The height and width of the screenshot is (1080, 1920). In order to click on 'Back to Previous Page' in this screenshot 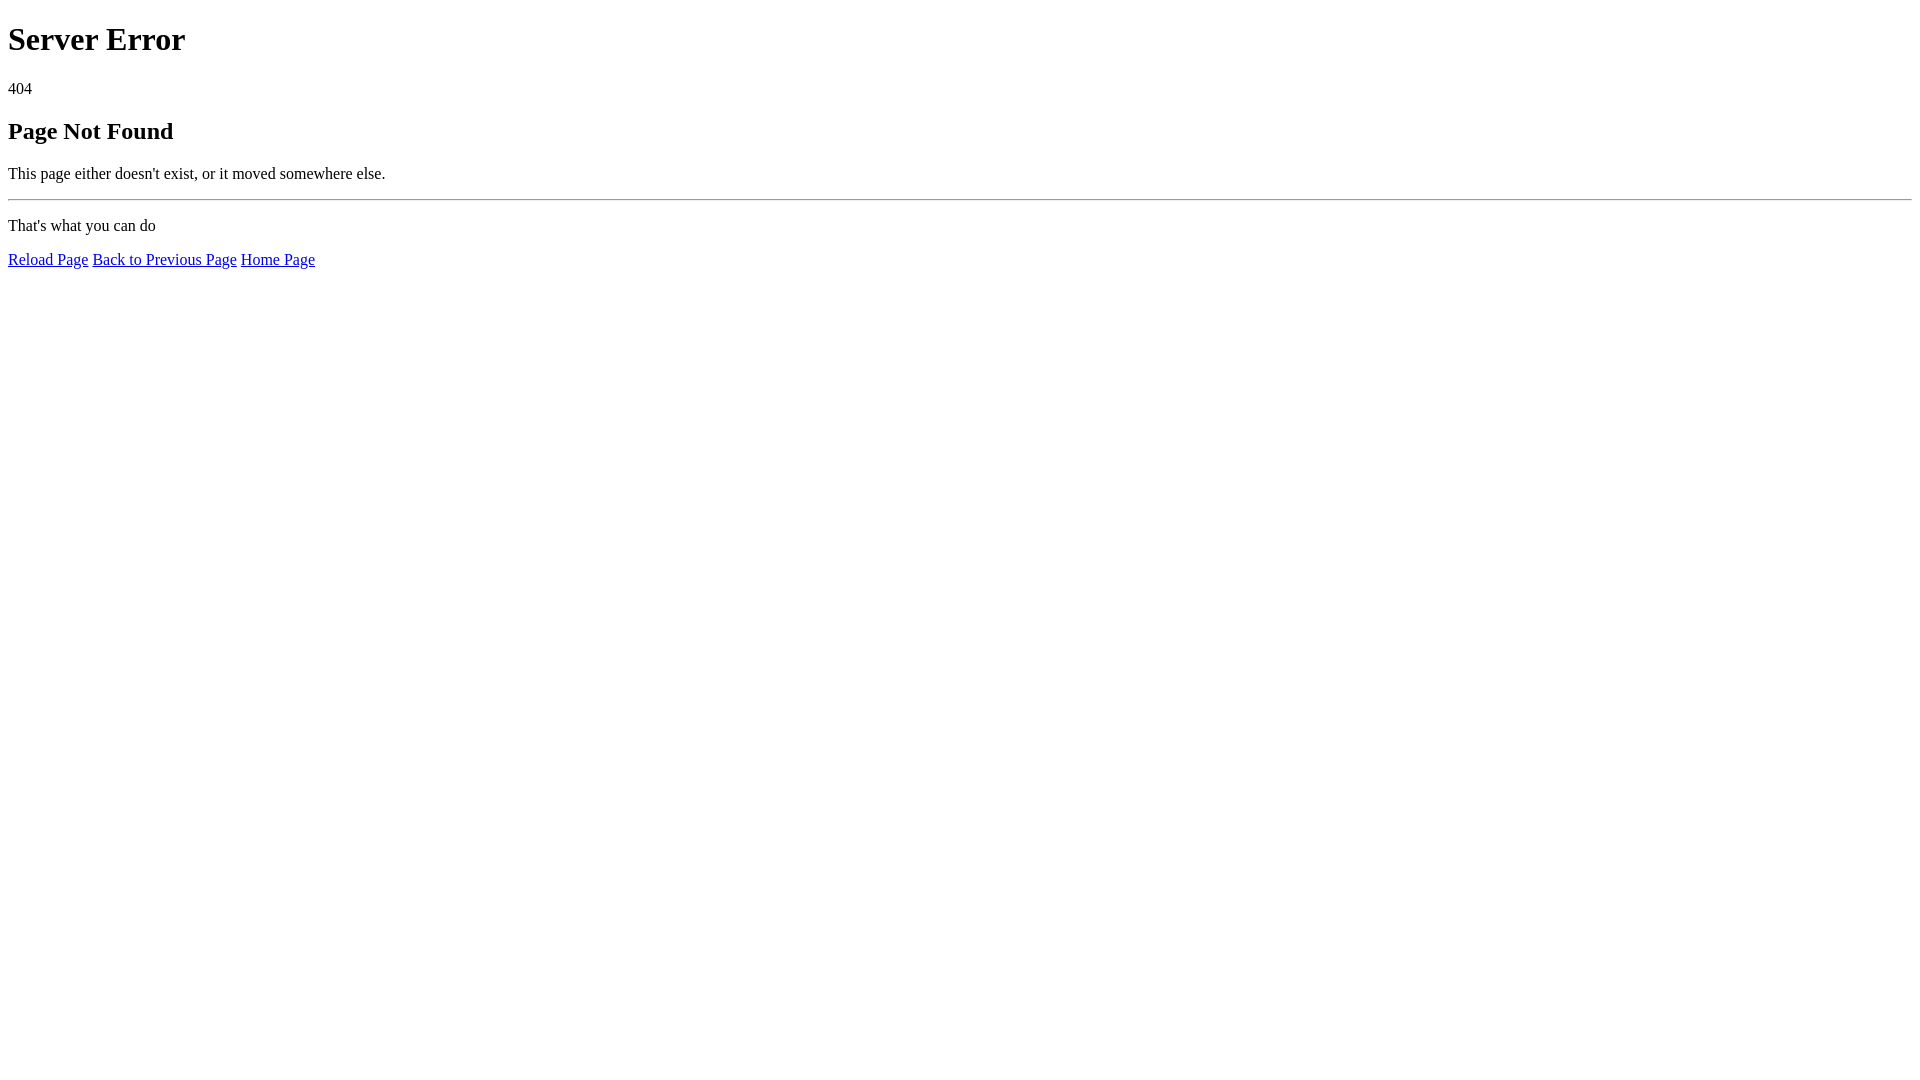, I will do `click(163, 258)`.